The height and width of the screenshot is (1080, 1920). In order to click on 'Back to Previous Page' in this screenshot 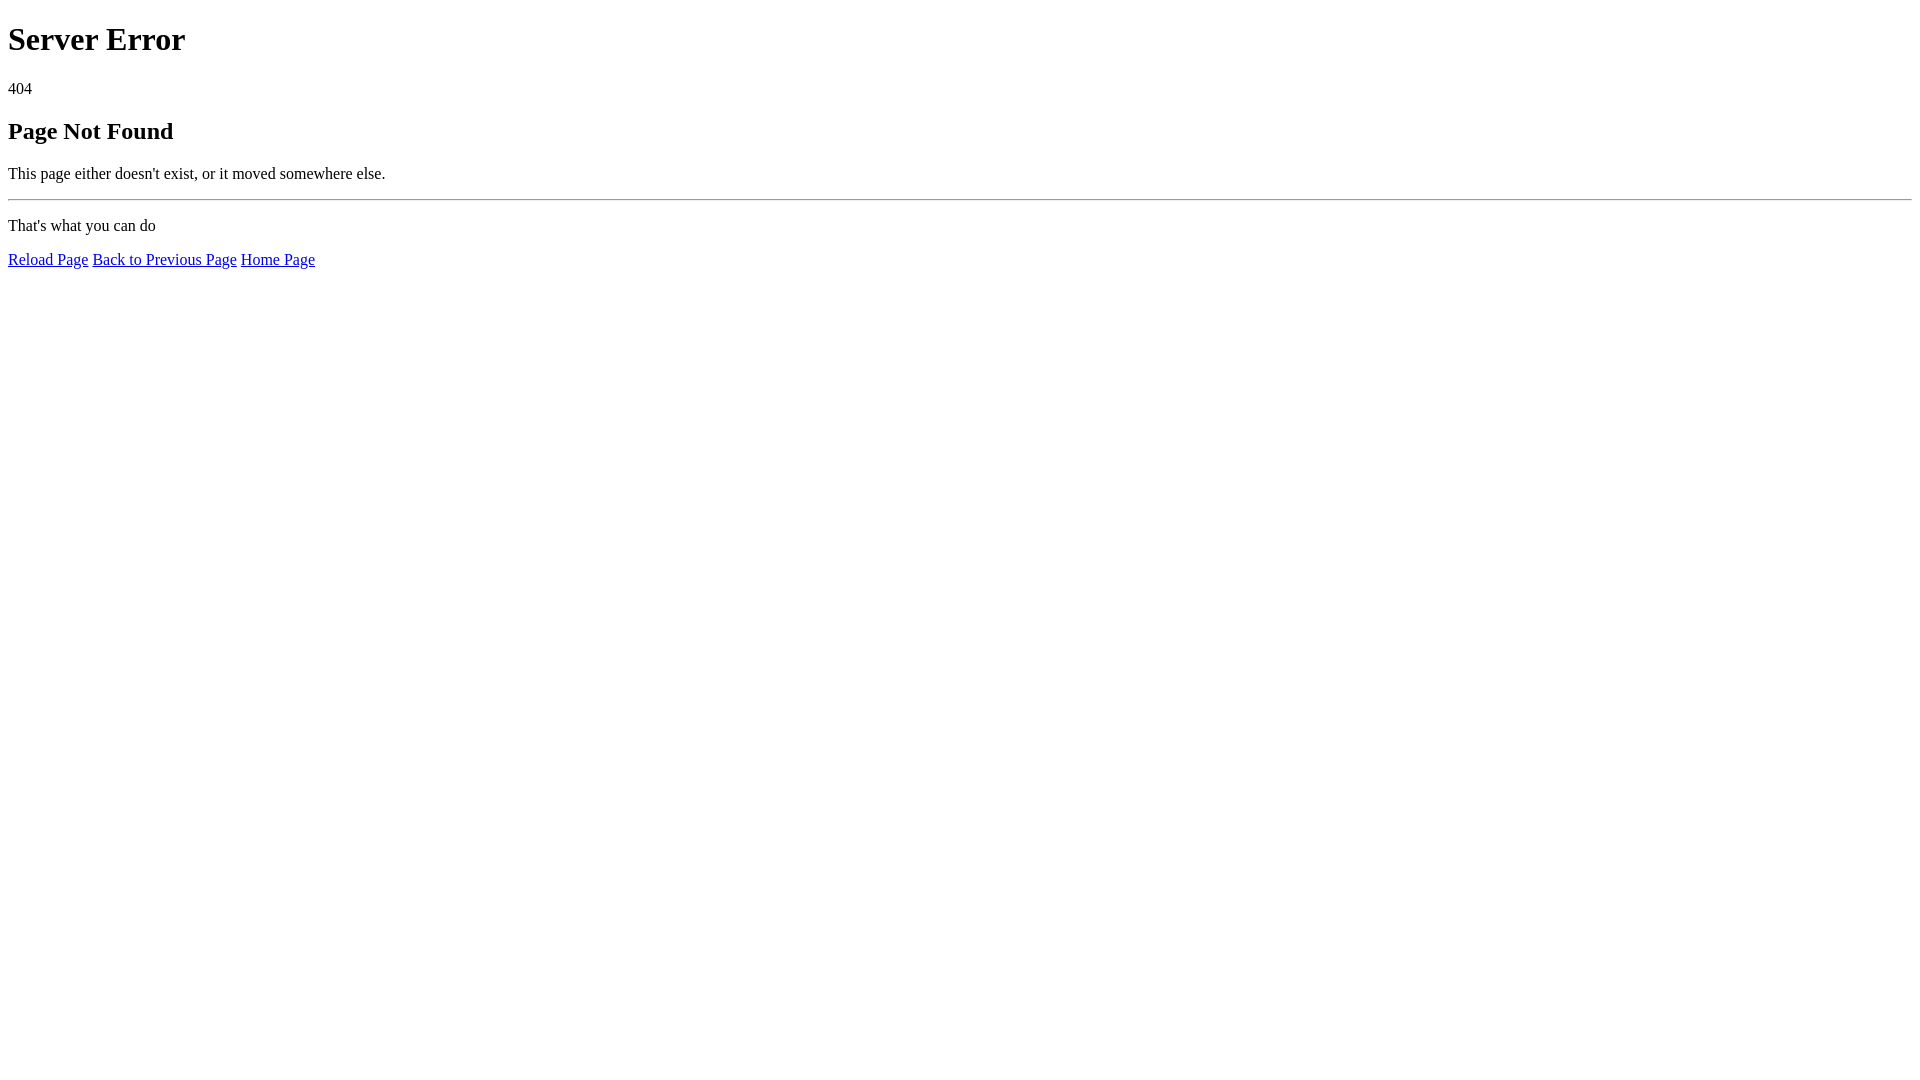, I will do `click(163, 258)`.